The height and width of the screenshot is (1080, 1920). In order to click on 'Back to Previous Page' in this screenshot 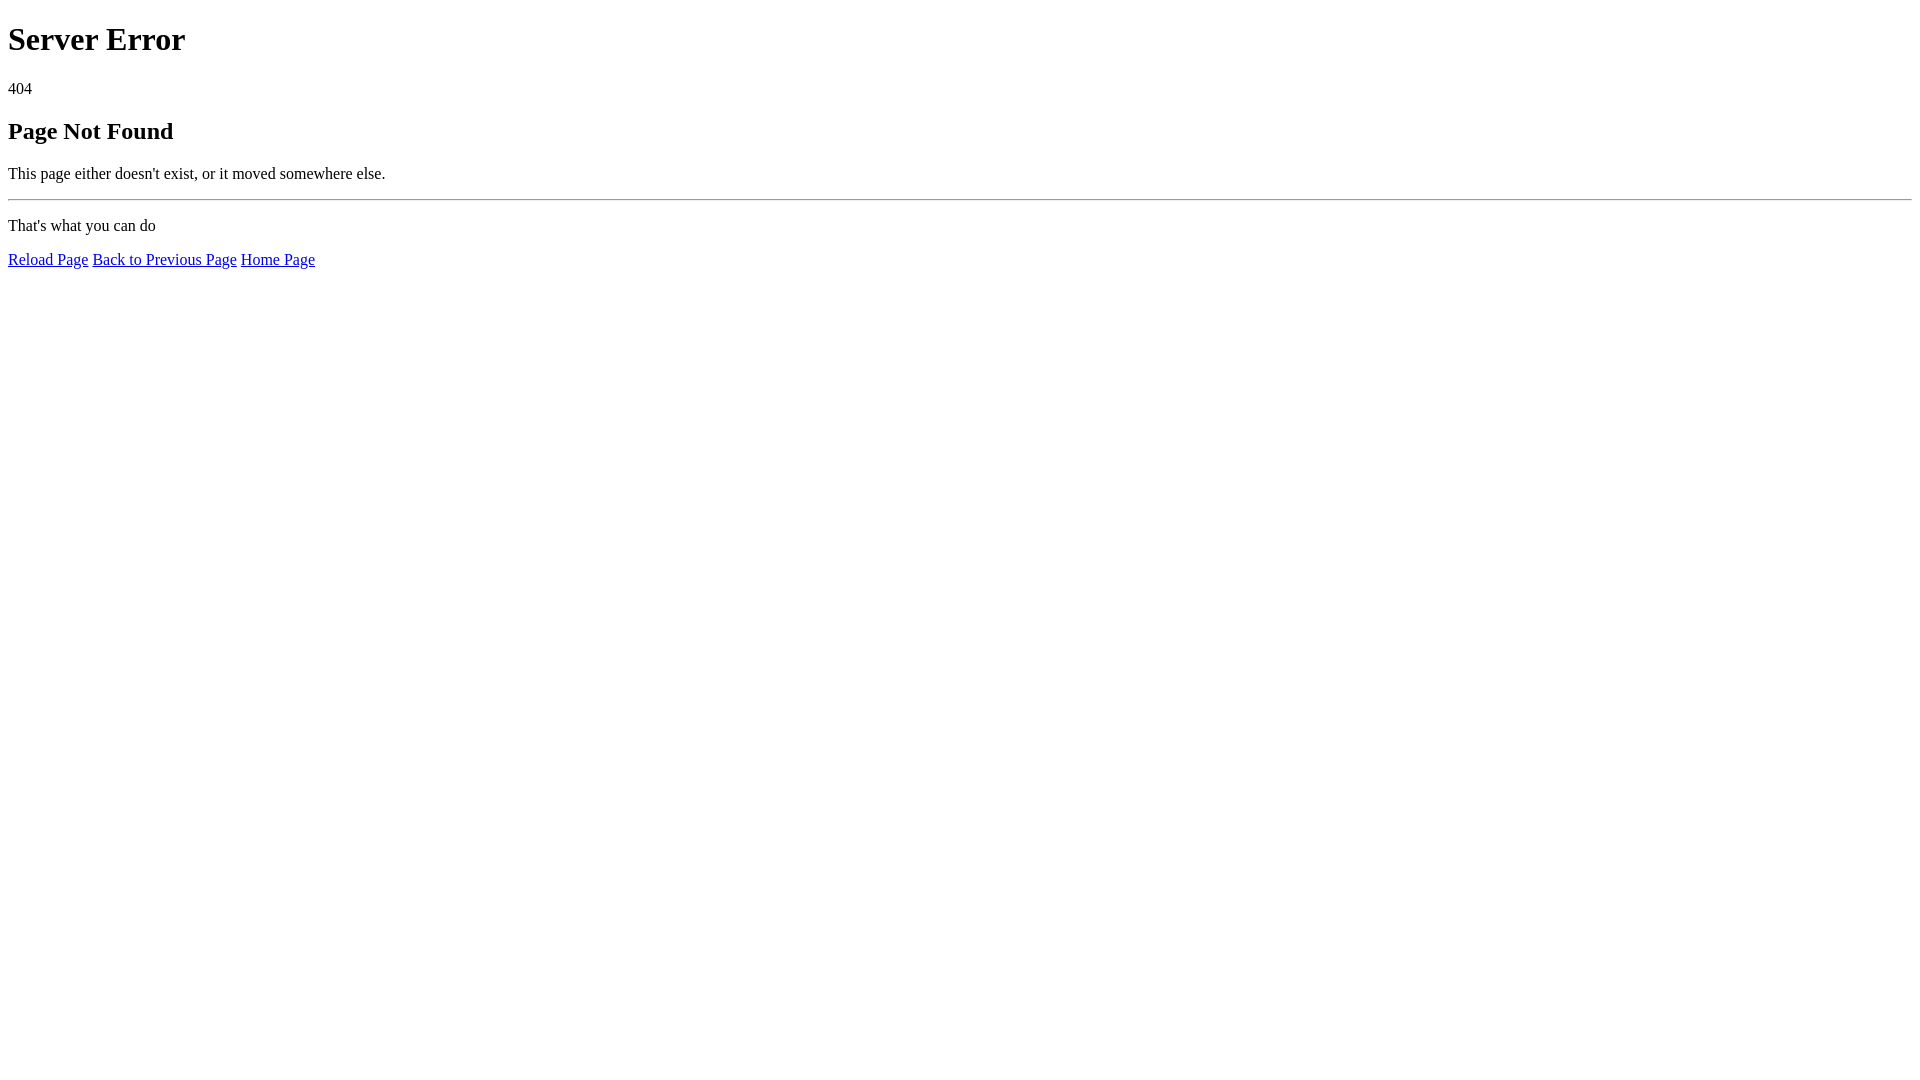, I will do `click(163, 258)`.